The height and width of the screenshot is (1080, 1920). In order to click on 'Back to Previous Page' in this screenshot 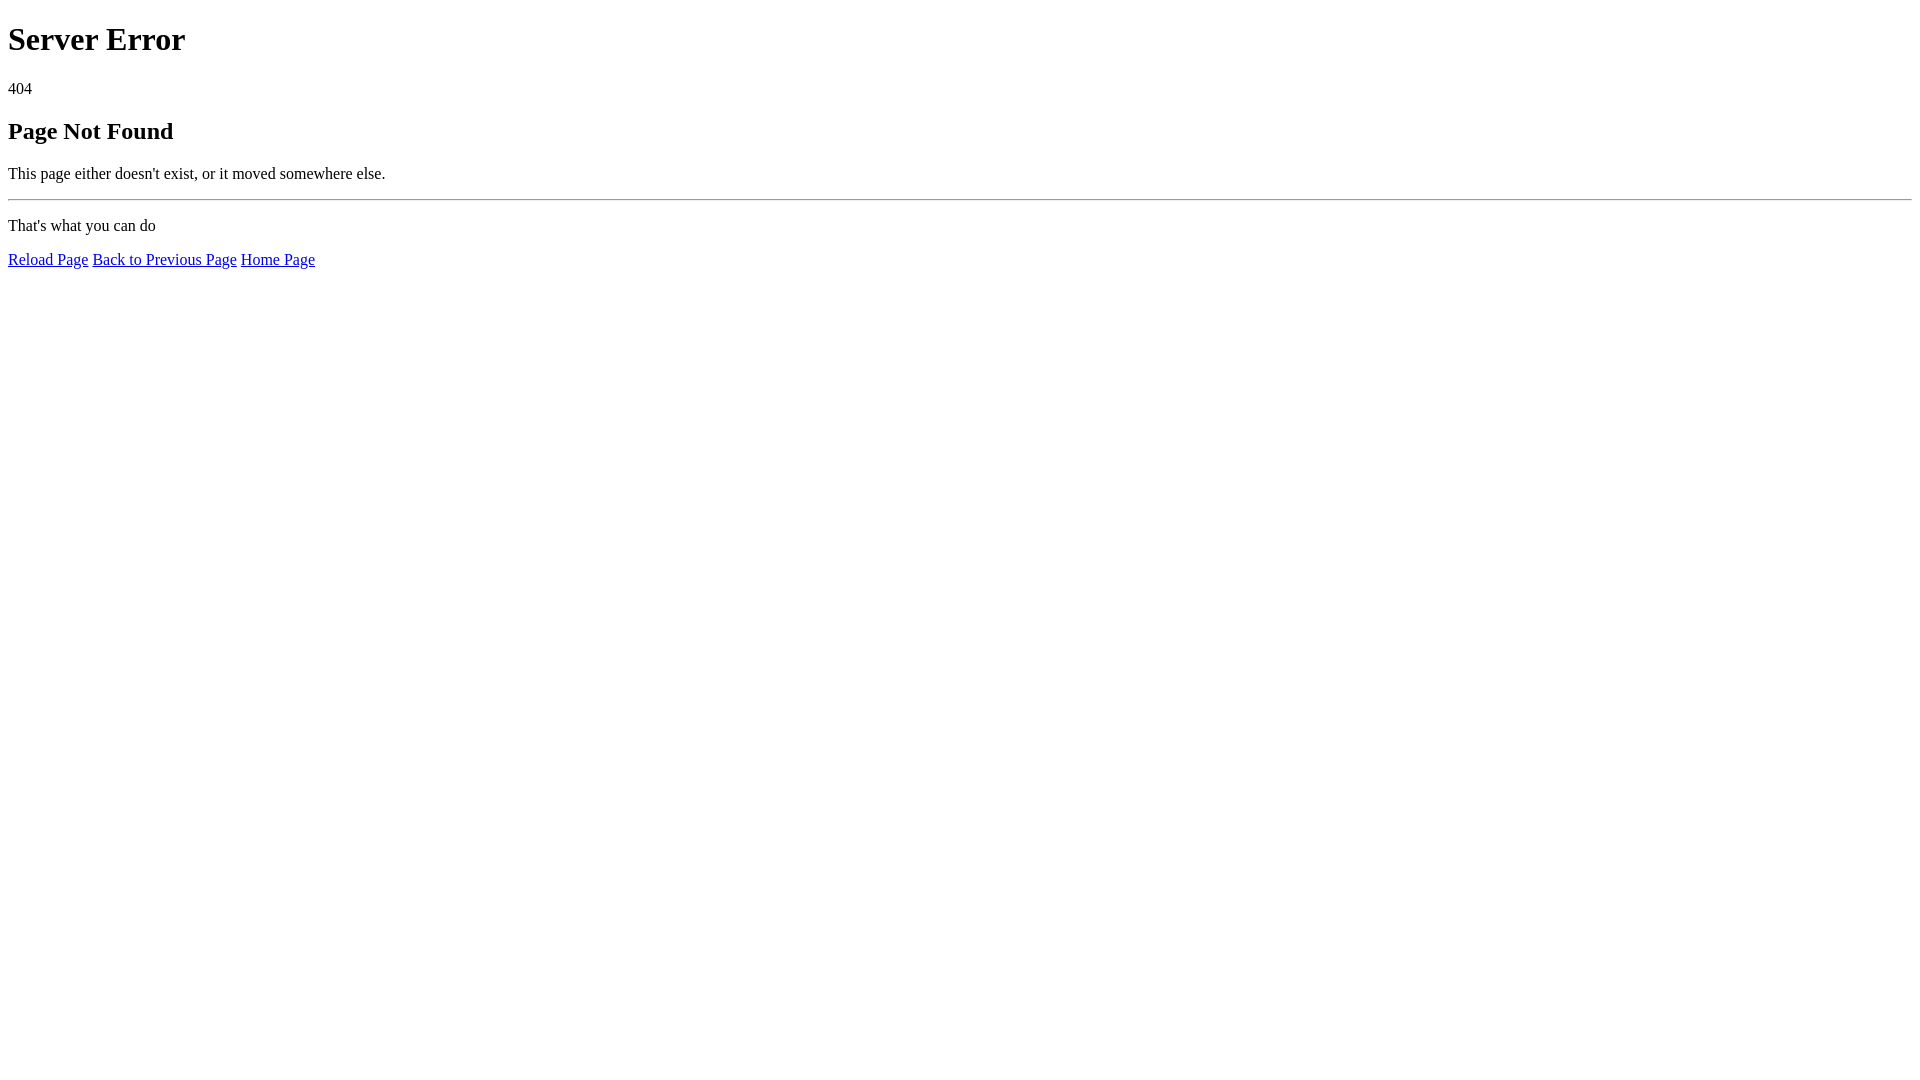, I will do `click(163, 258)`.